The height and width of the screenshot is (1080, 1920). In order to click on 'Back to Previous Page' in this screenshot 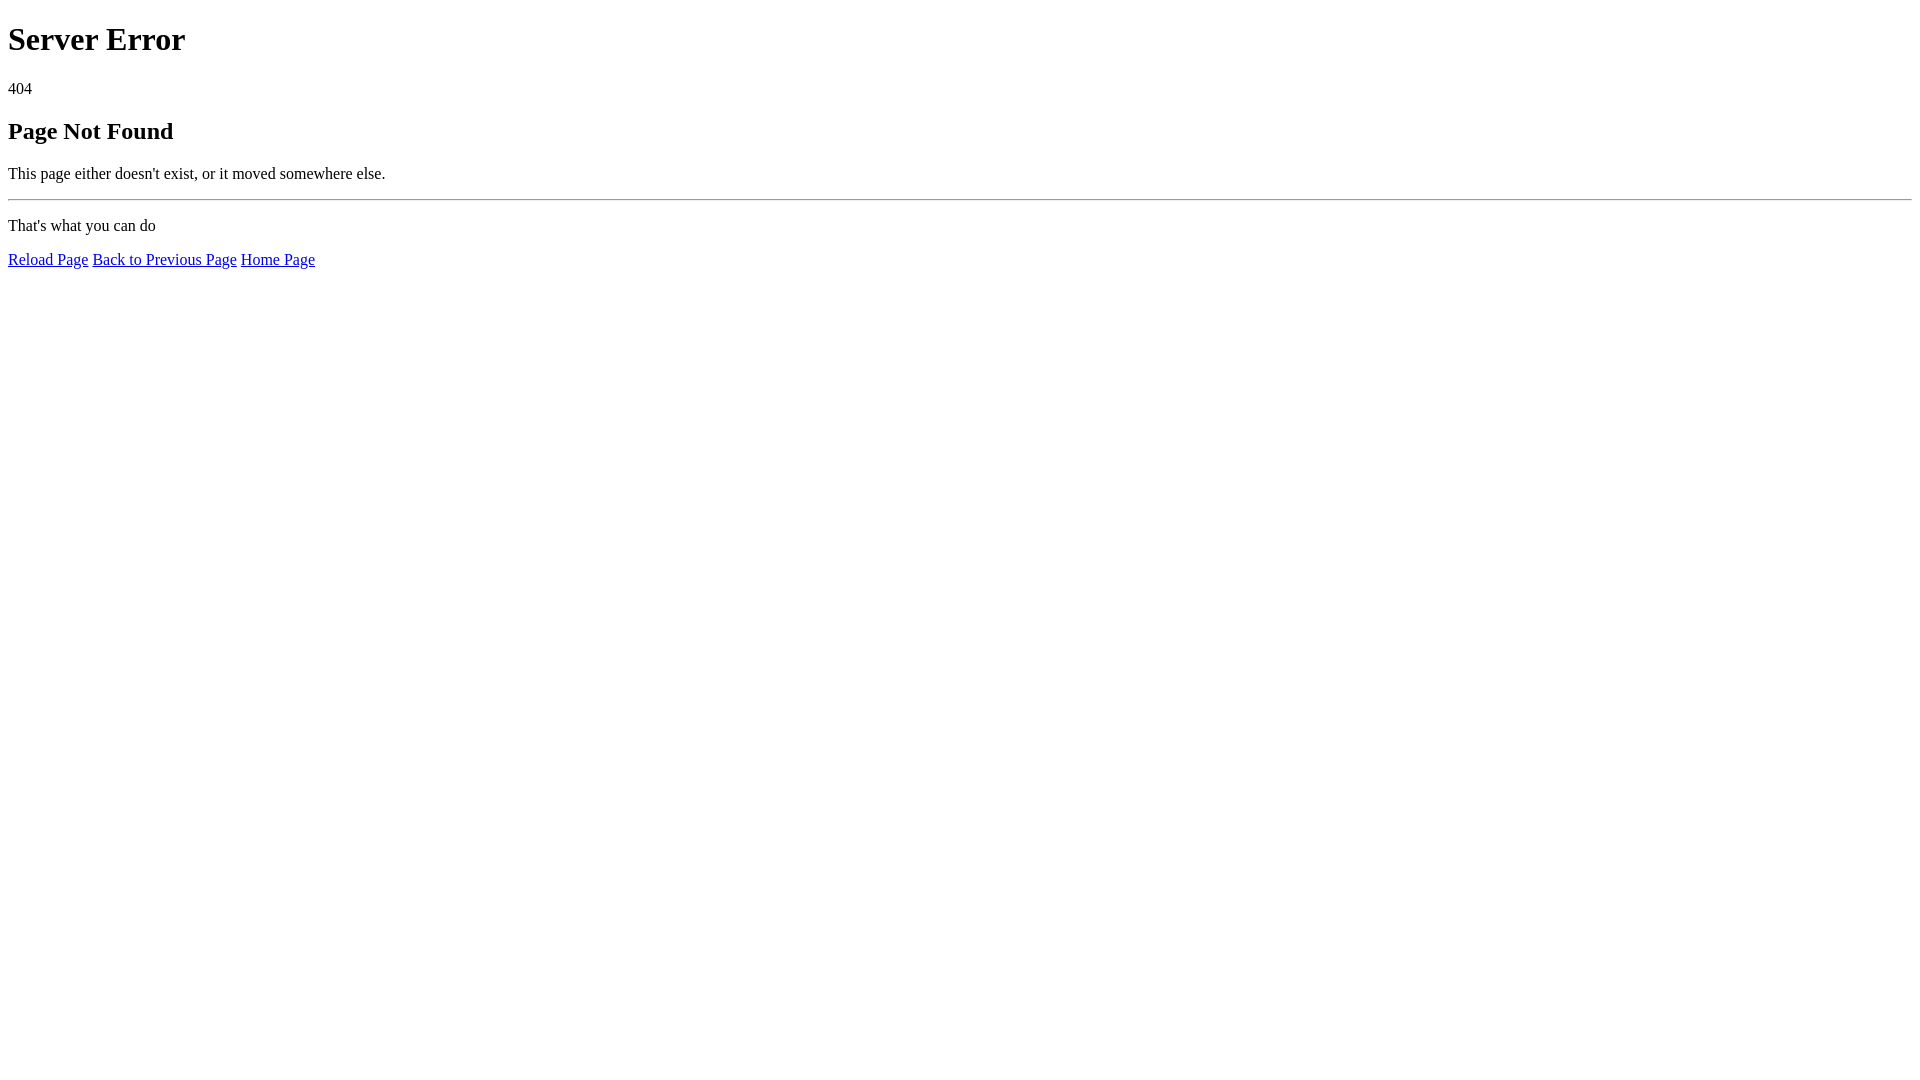, I will do `click(163, 258)`.